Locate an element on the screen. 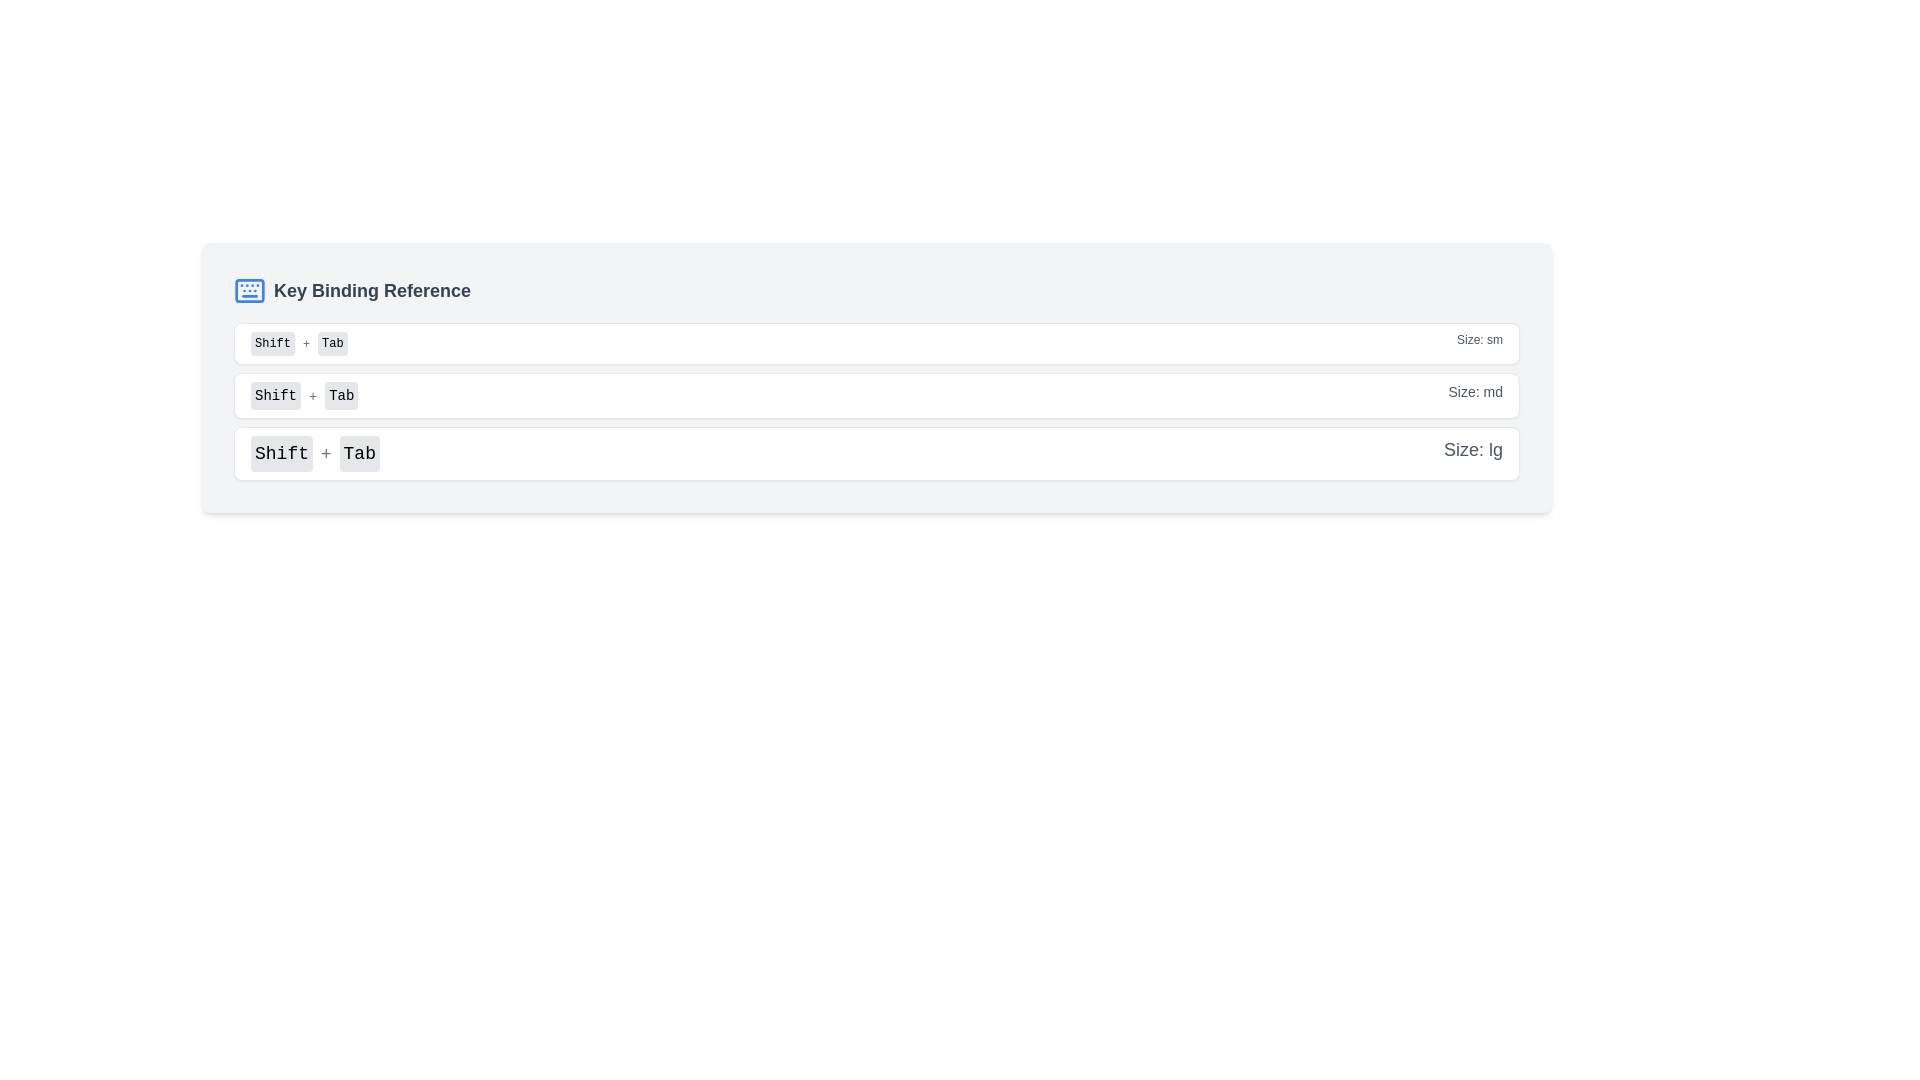 Image resolution: width=1920 pixels, height=1080 pixels. the non-interactive text label that indicates the size setting, located on the right end of the third row in a vertical list, adjacent to the 'Shift+Tab' label is located at coordinates (1473, 454).